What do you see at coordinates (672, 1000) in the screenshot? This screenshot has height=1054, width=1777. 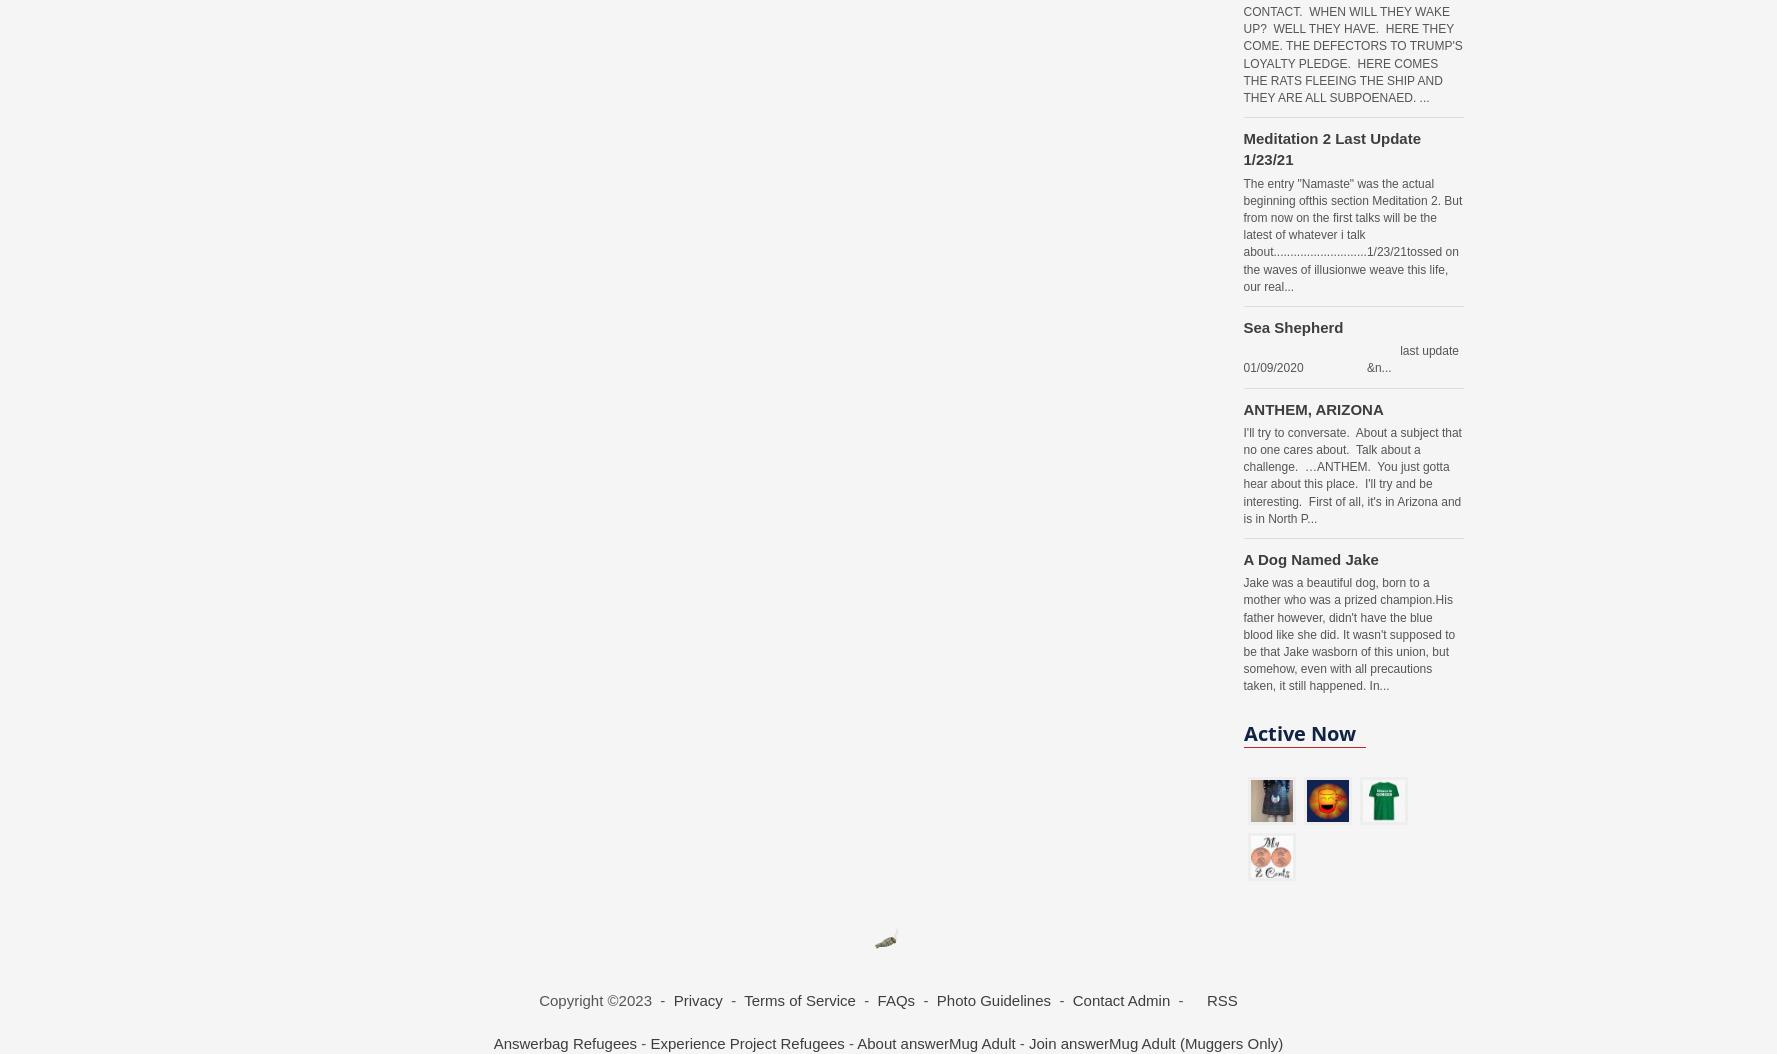 I see `'Privacy'` at bounding box center [672, 1000].